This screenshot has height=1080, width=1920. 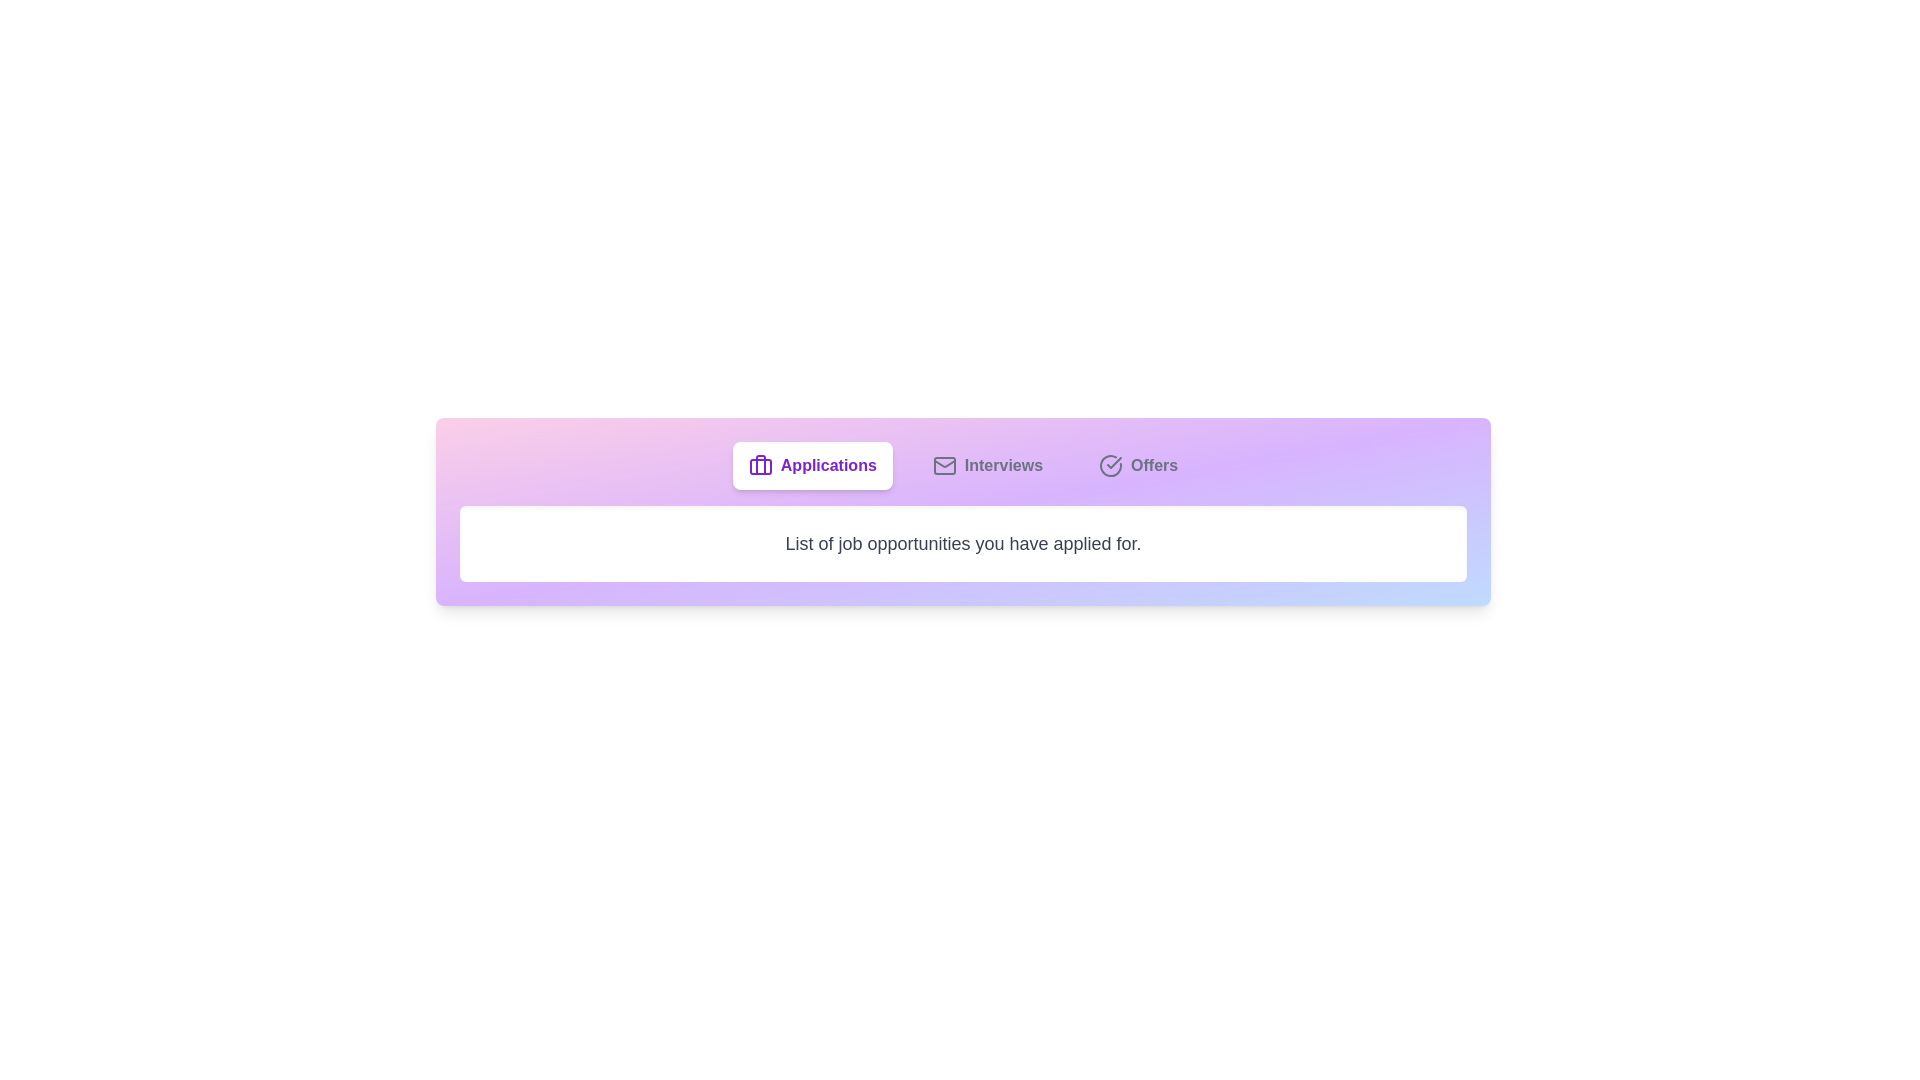 I want to click on the 'Offers' tab to view received job offers, so click(x=1138, y=466).